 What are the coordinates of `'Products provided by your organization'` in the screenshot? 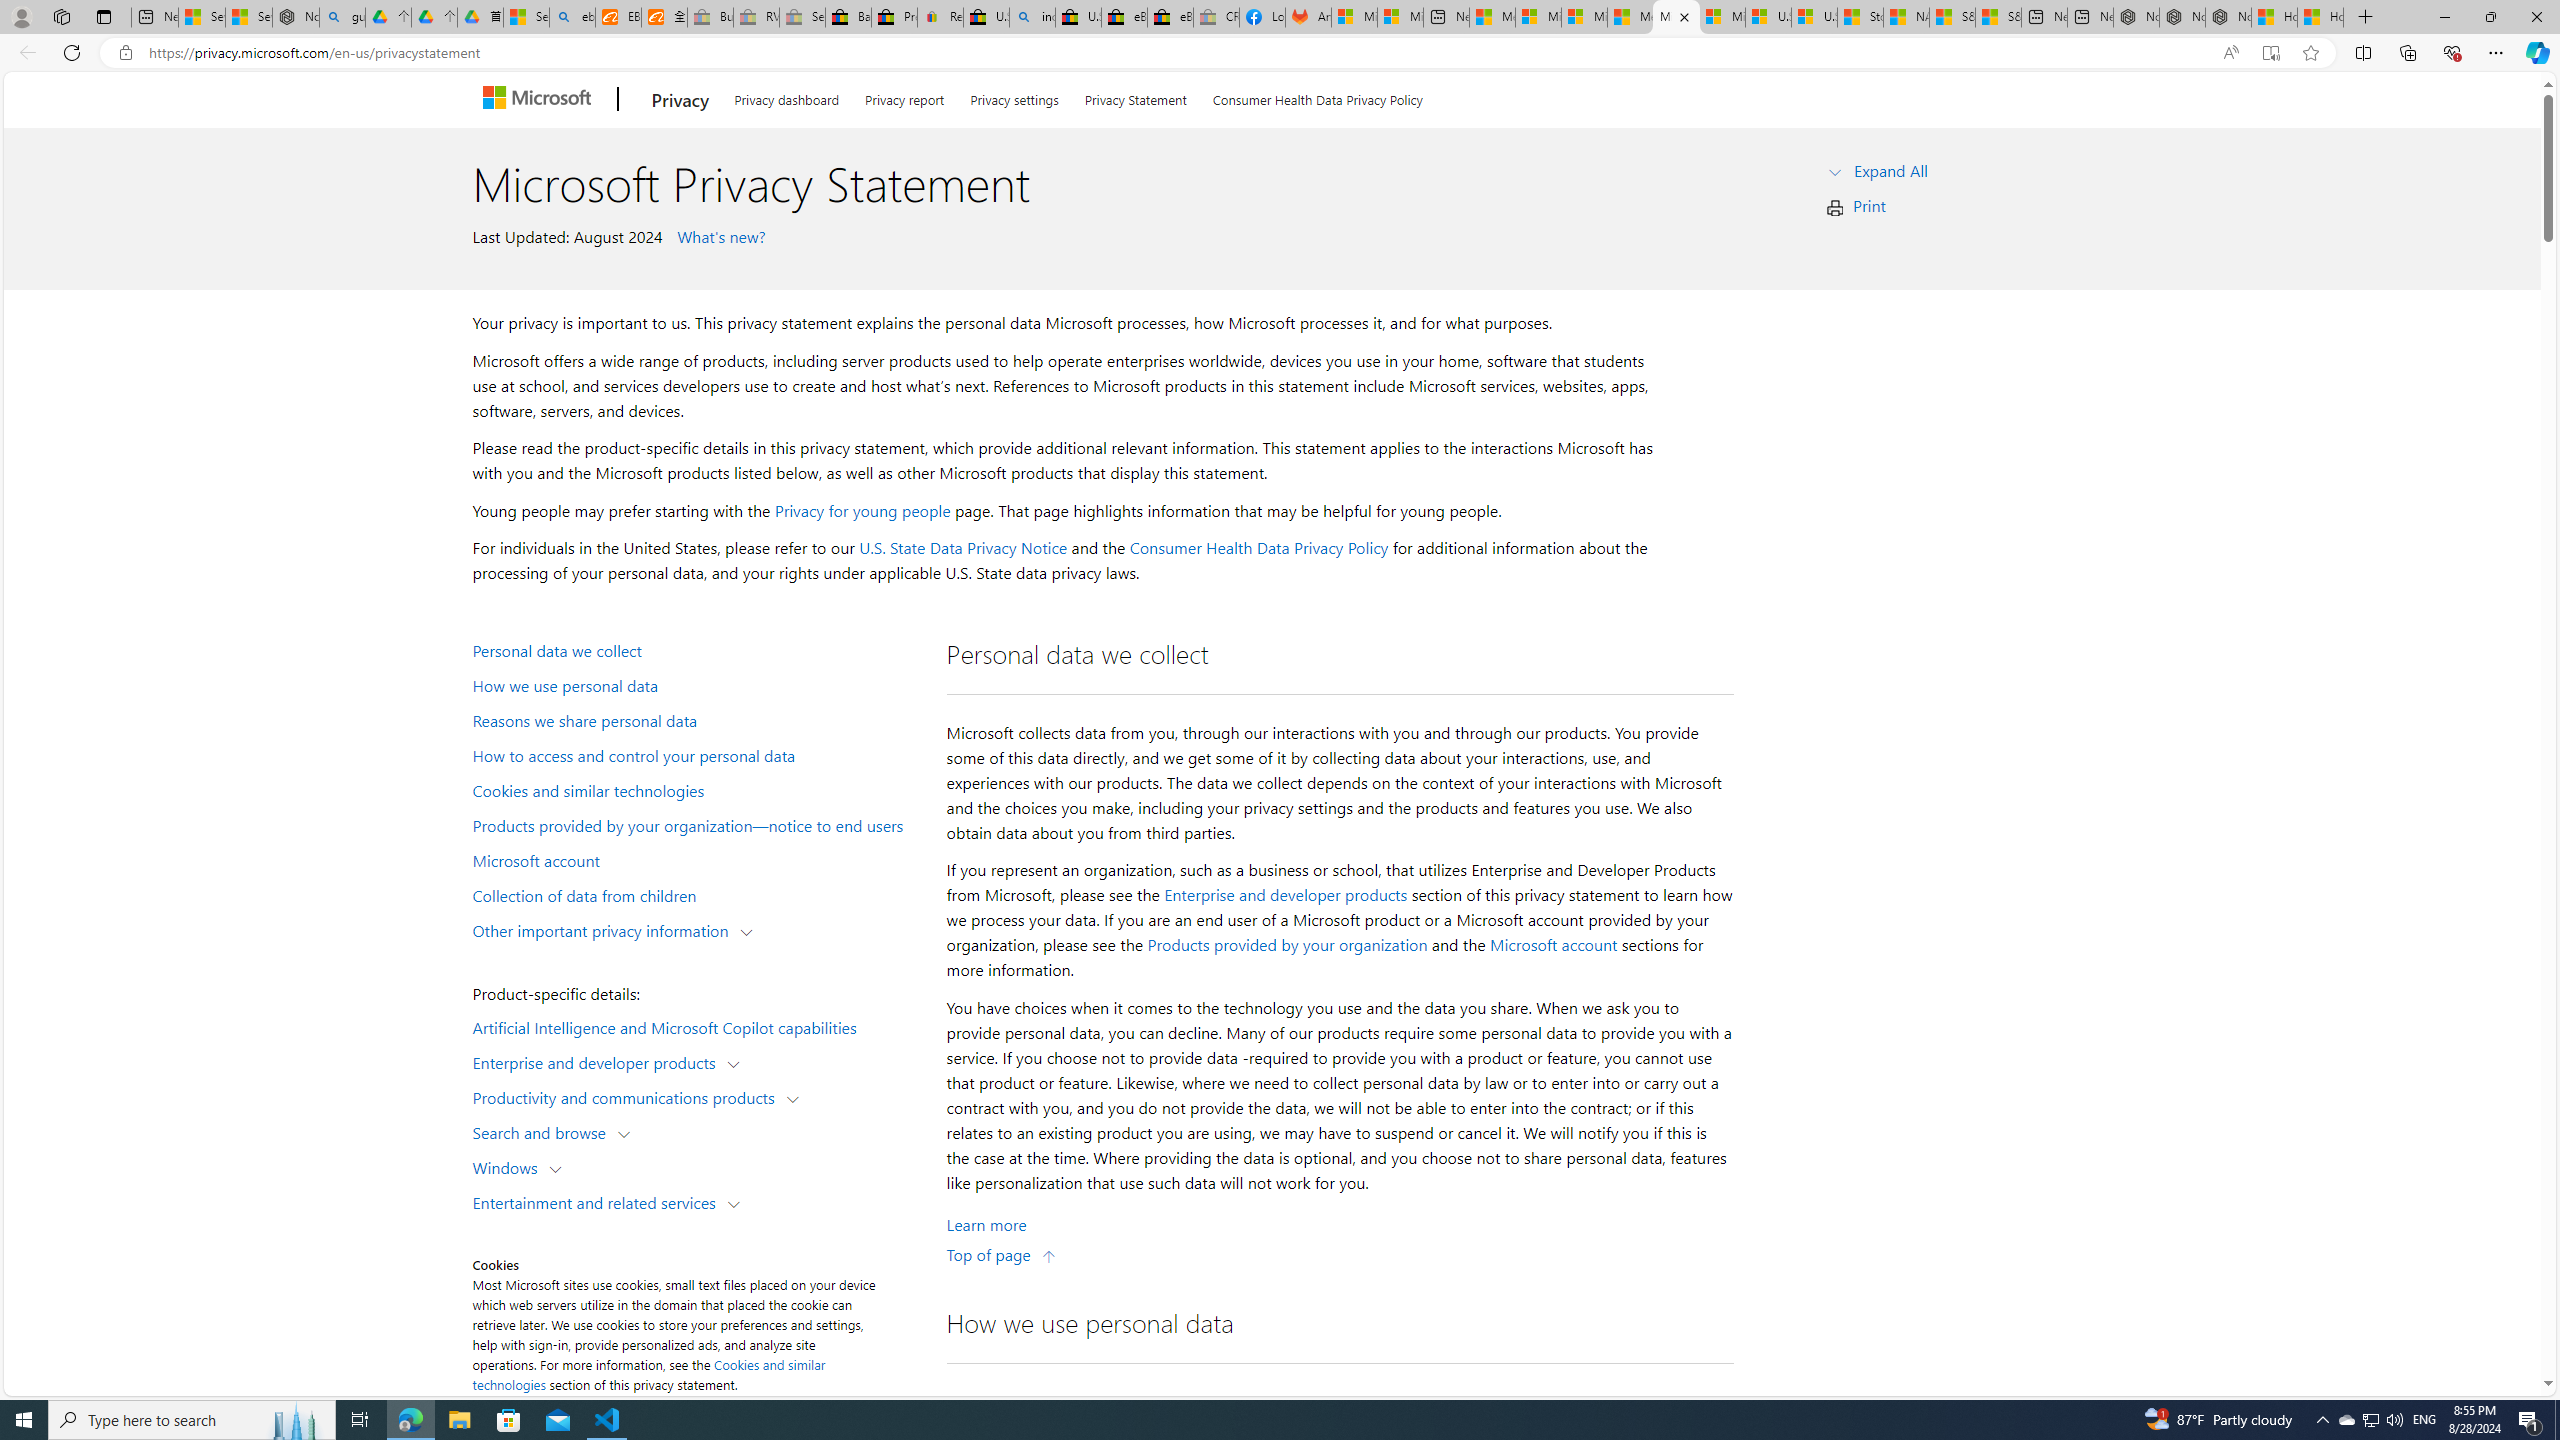 It's located at (1287, 945).